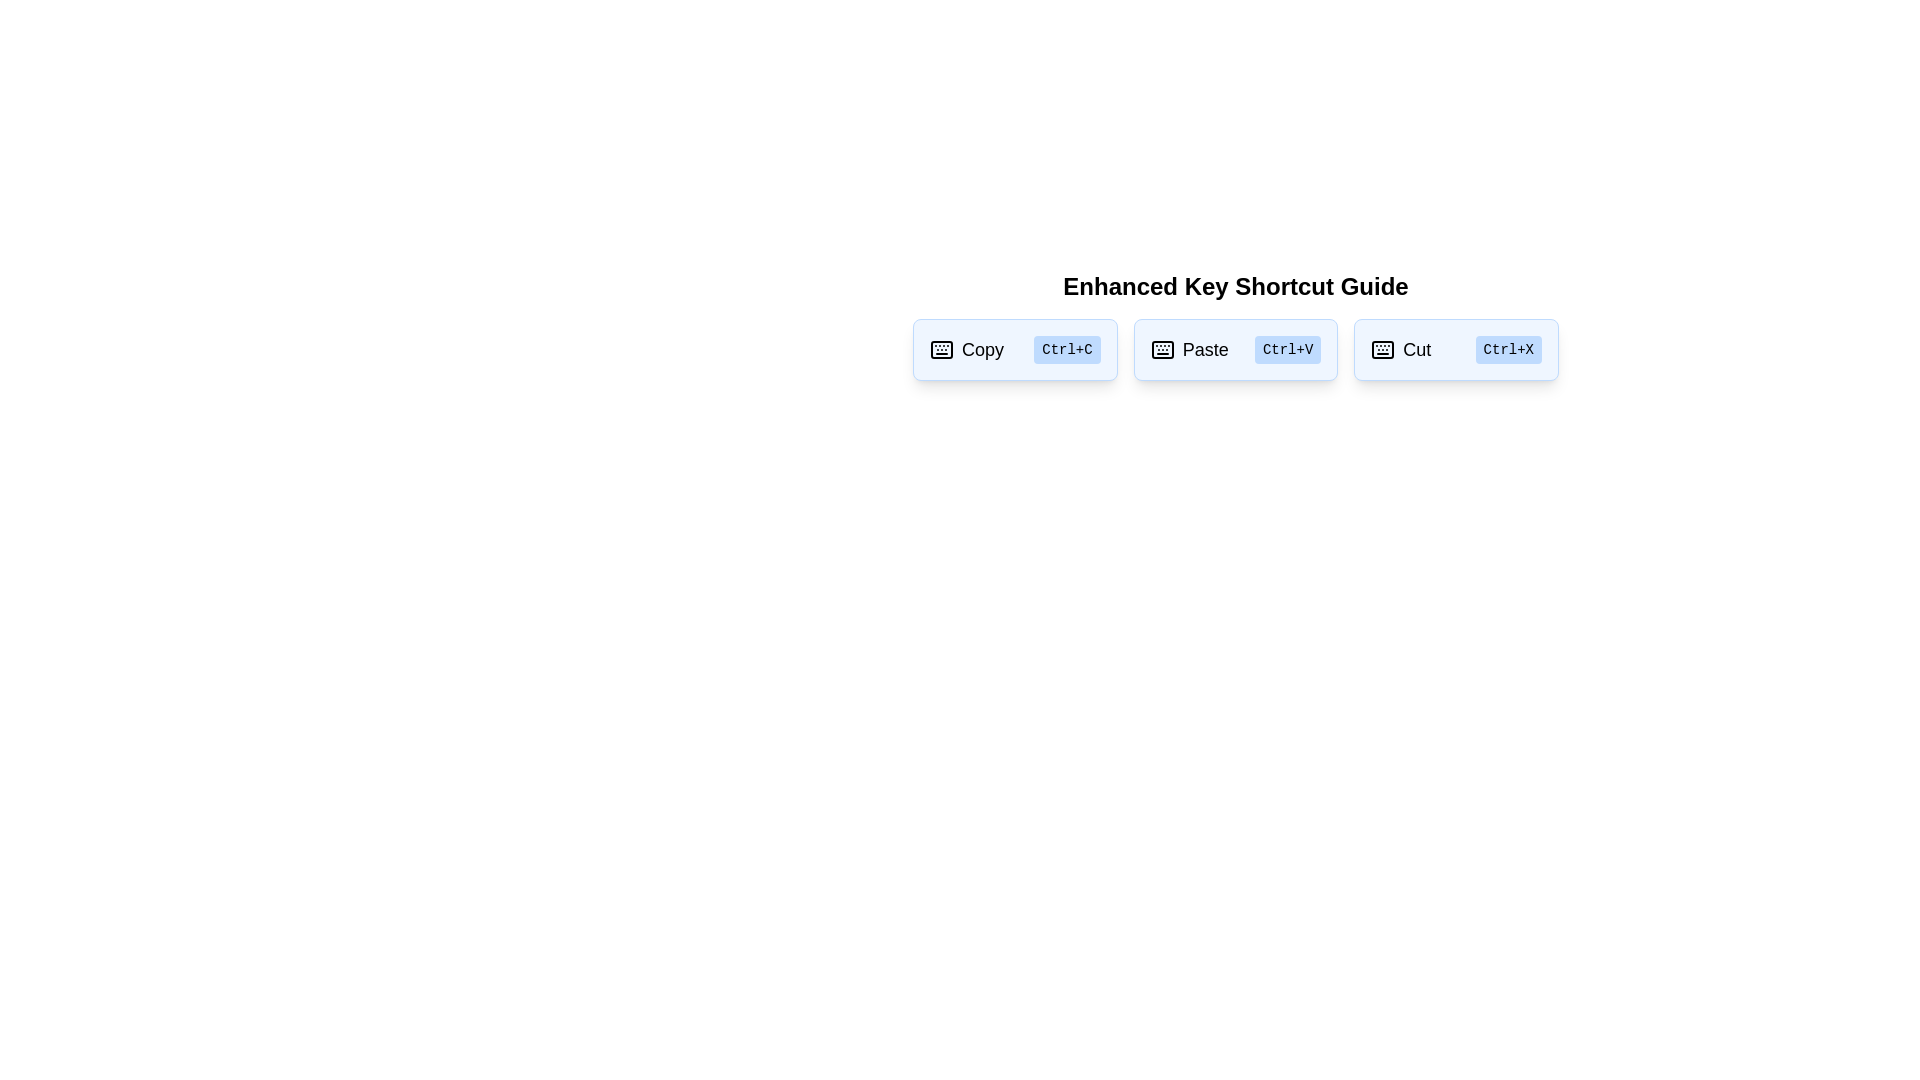 The image size is (1920, 1080). What do you see at coordinates (1234, 349) in the screenshot?
I see `the Info Card displaying 'Paste' with a keyboard icon and the shortcut 'Ctrl+V', which is the second card in the group of three under 'Enhanced Key Shortcut Guide'` at bounding box center [1234, 349].